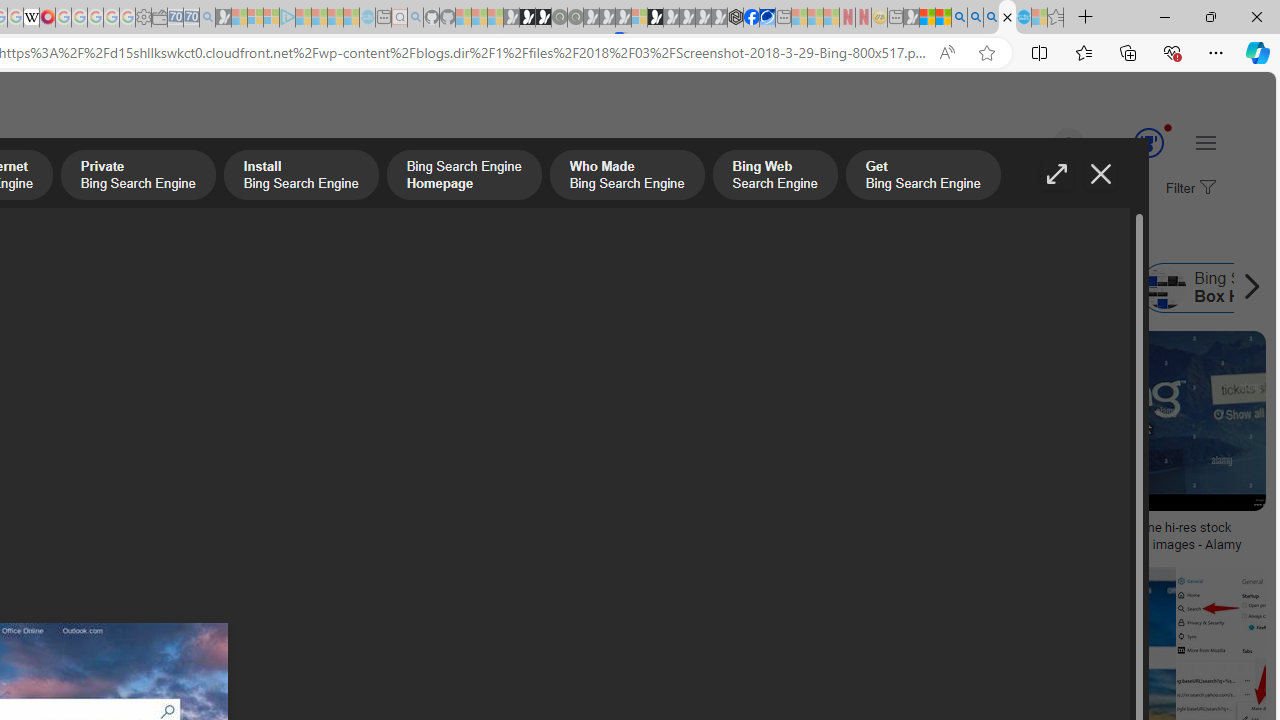  What do you see at coordinates (142, 17) in the screenshot?
I see `'Settings - Sleeping'` at bounding box center [142, 17].